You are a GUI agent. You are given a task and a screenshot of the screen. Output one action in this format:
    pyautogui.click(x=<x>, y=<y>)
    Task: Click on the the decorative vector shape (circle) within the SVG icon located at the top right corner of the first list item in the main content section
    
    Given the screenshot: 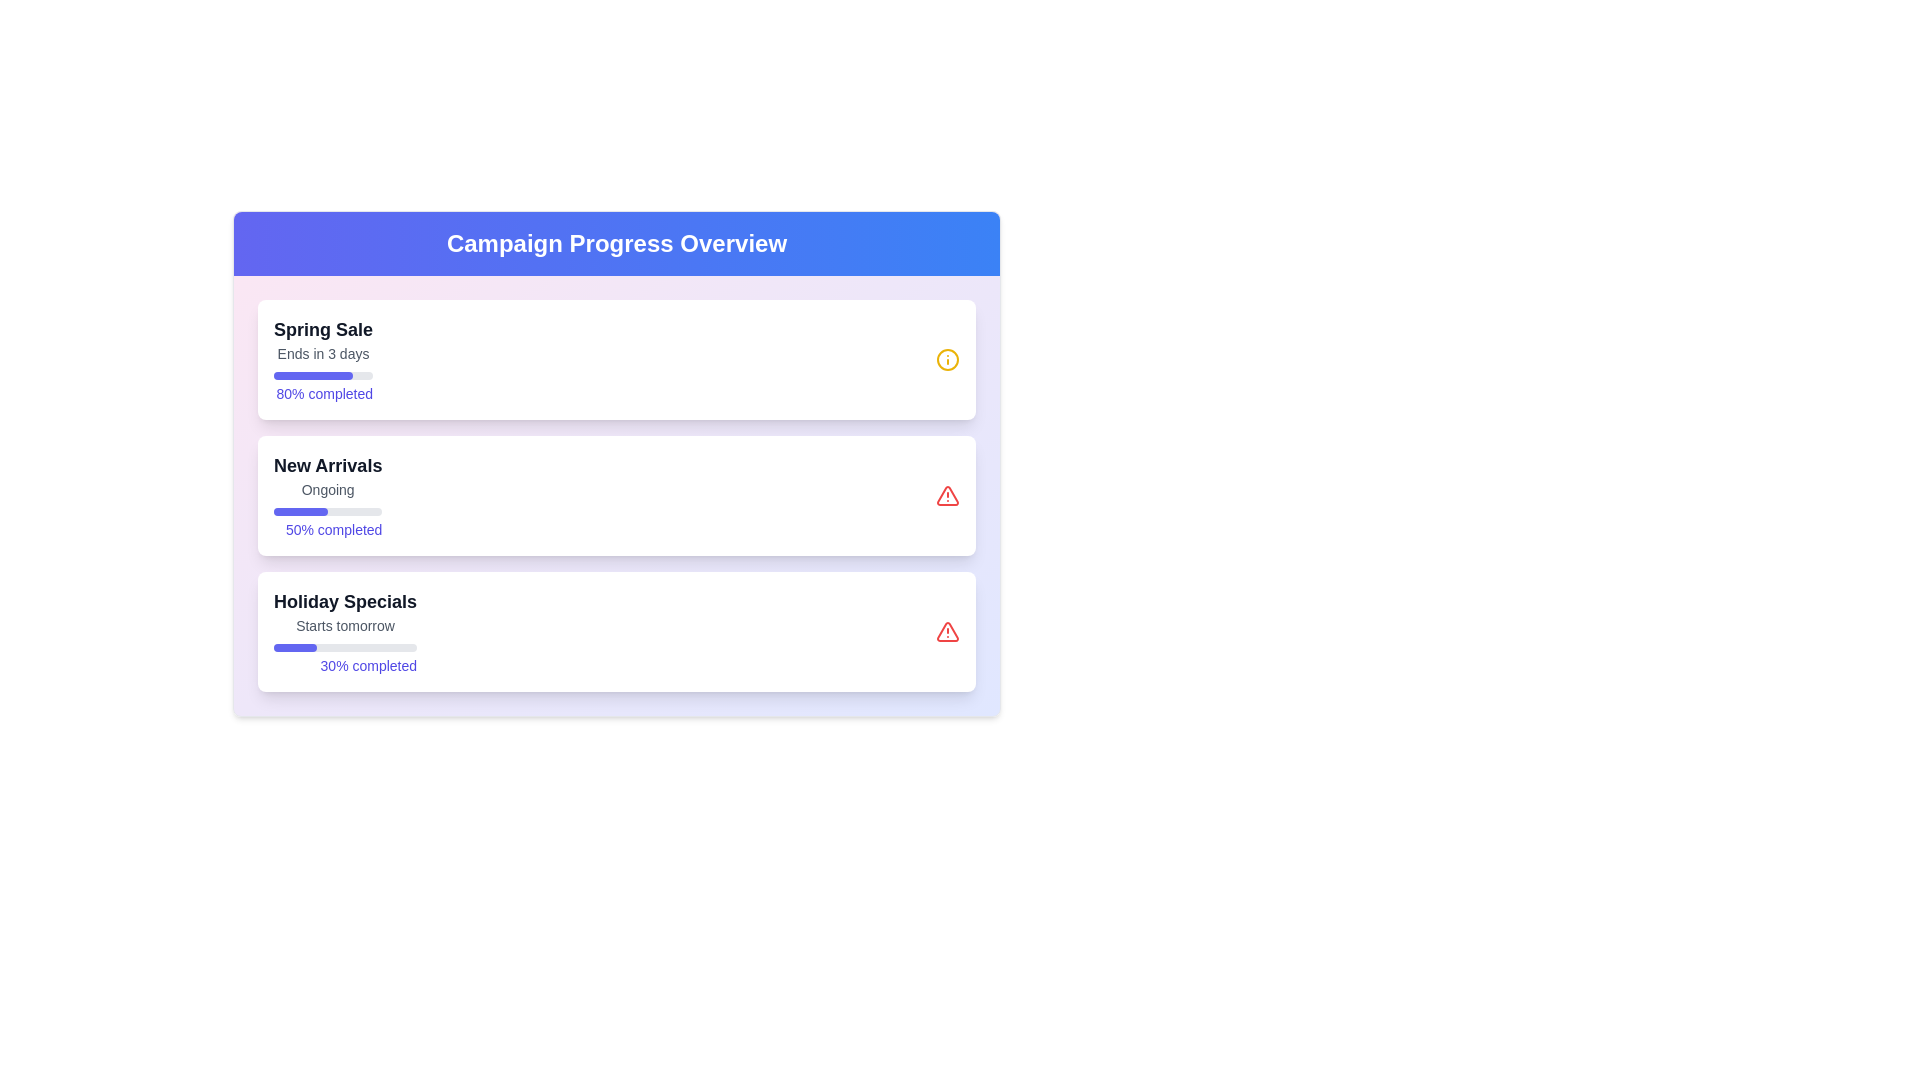 What is the action you would take?
    pyautogui.click(x=947, y=358)
    